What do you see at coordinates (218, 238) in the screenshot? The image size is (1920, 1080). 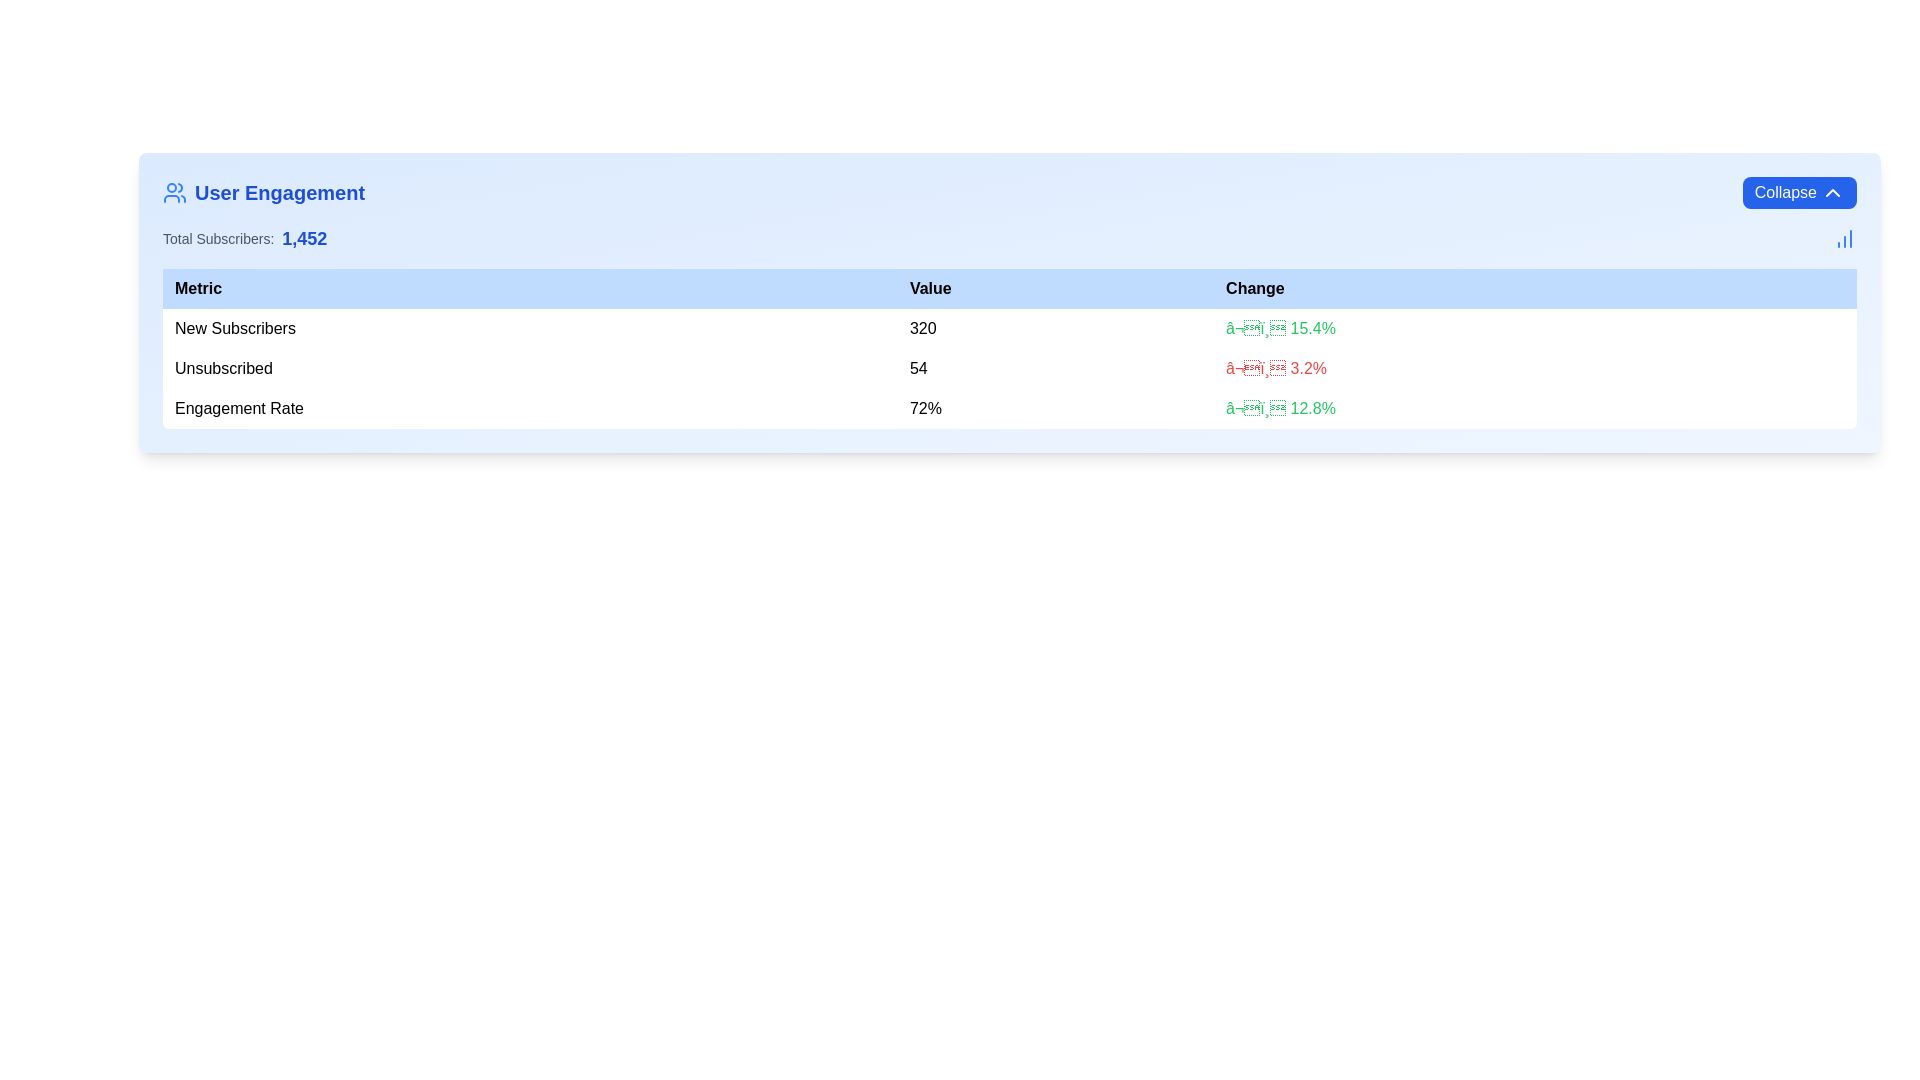 I see `the text label that indicates the total number of subscribers, positioned to the left of the numerical value '1,452' in blue, bold text` at bounding box center [218, 238].